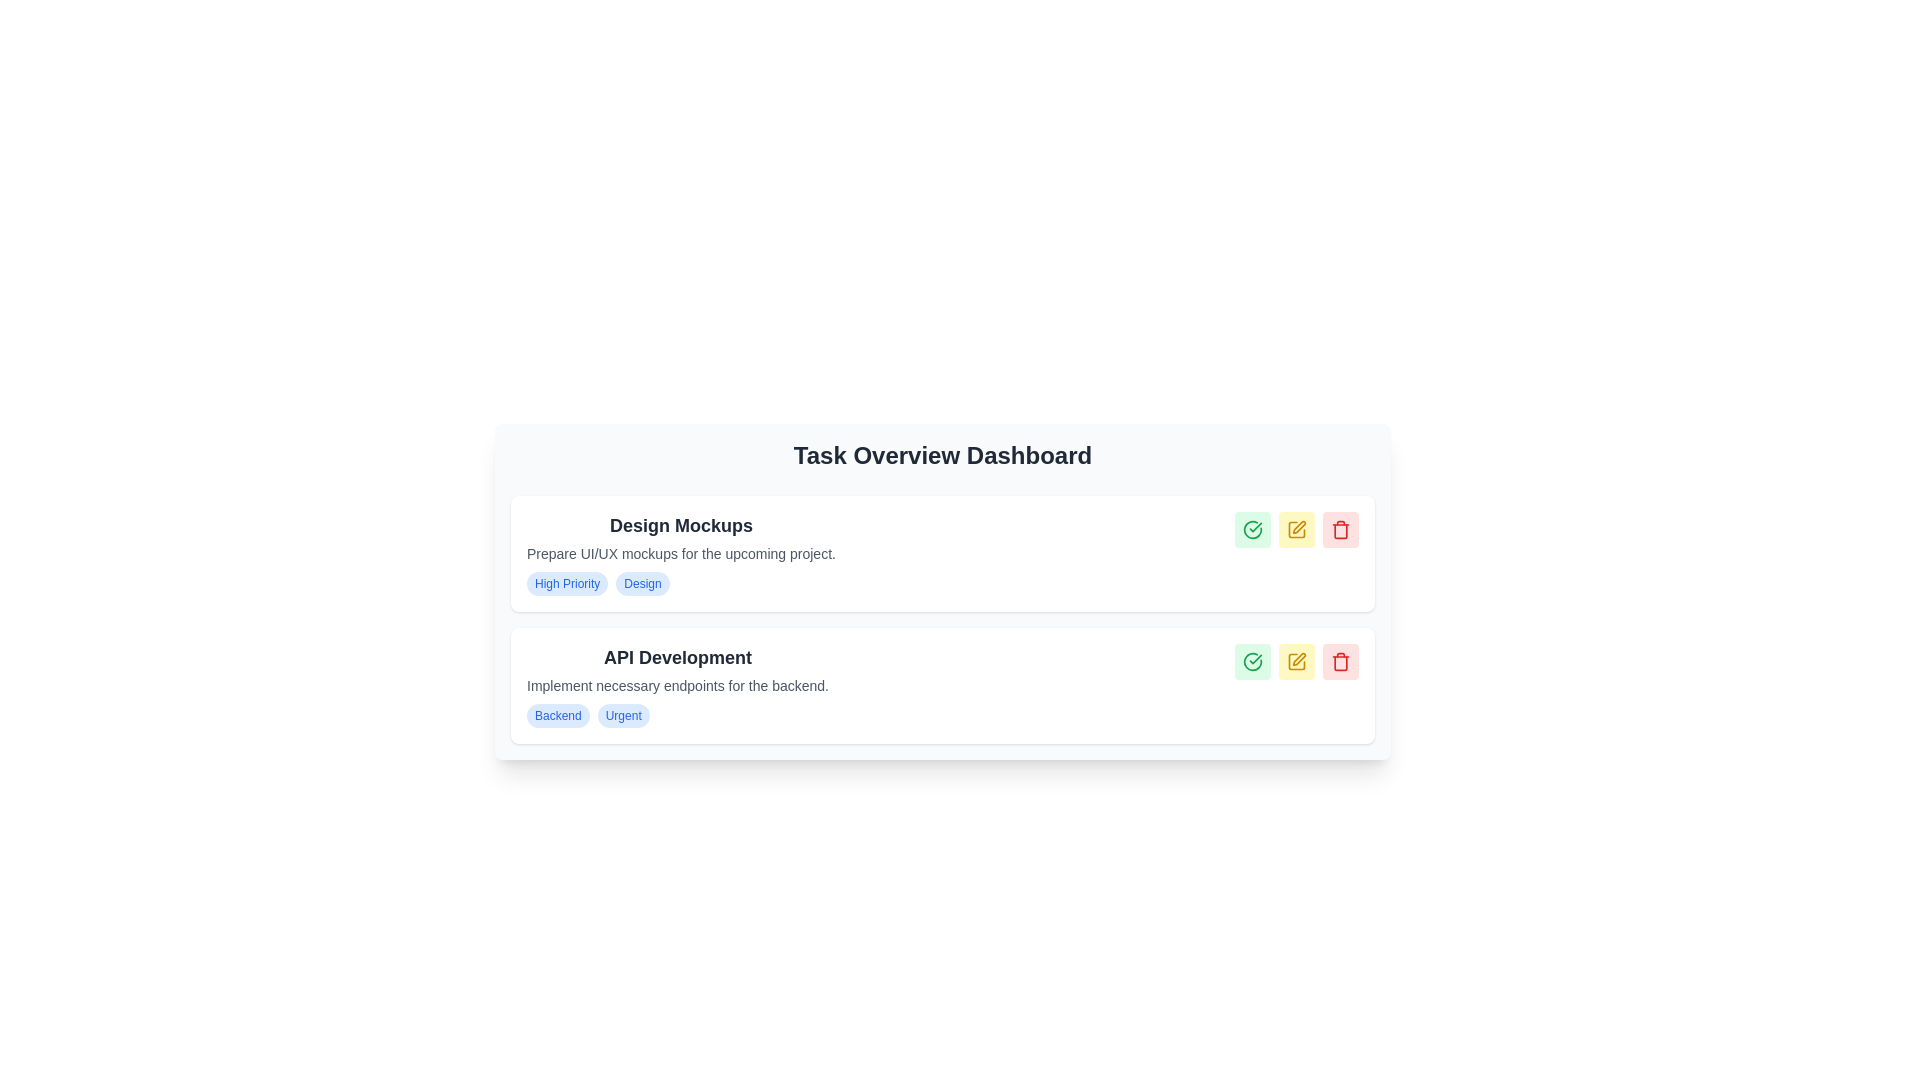 This screenshot has width=1920, height=1080. I want to click on the first button with an icon in the action bar of the 'API Development' section, so click(1251, 662).